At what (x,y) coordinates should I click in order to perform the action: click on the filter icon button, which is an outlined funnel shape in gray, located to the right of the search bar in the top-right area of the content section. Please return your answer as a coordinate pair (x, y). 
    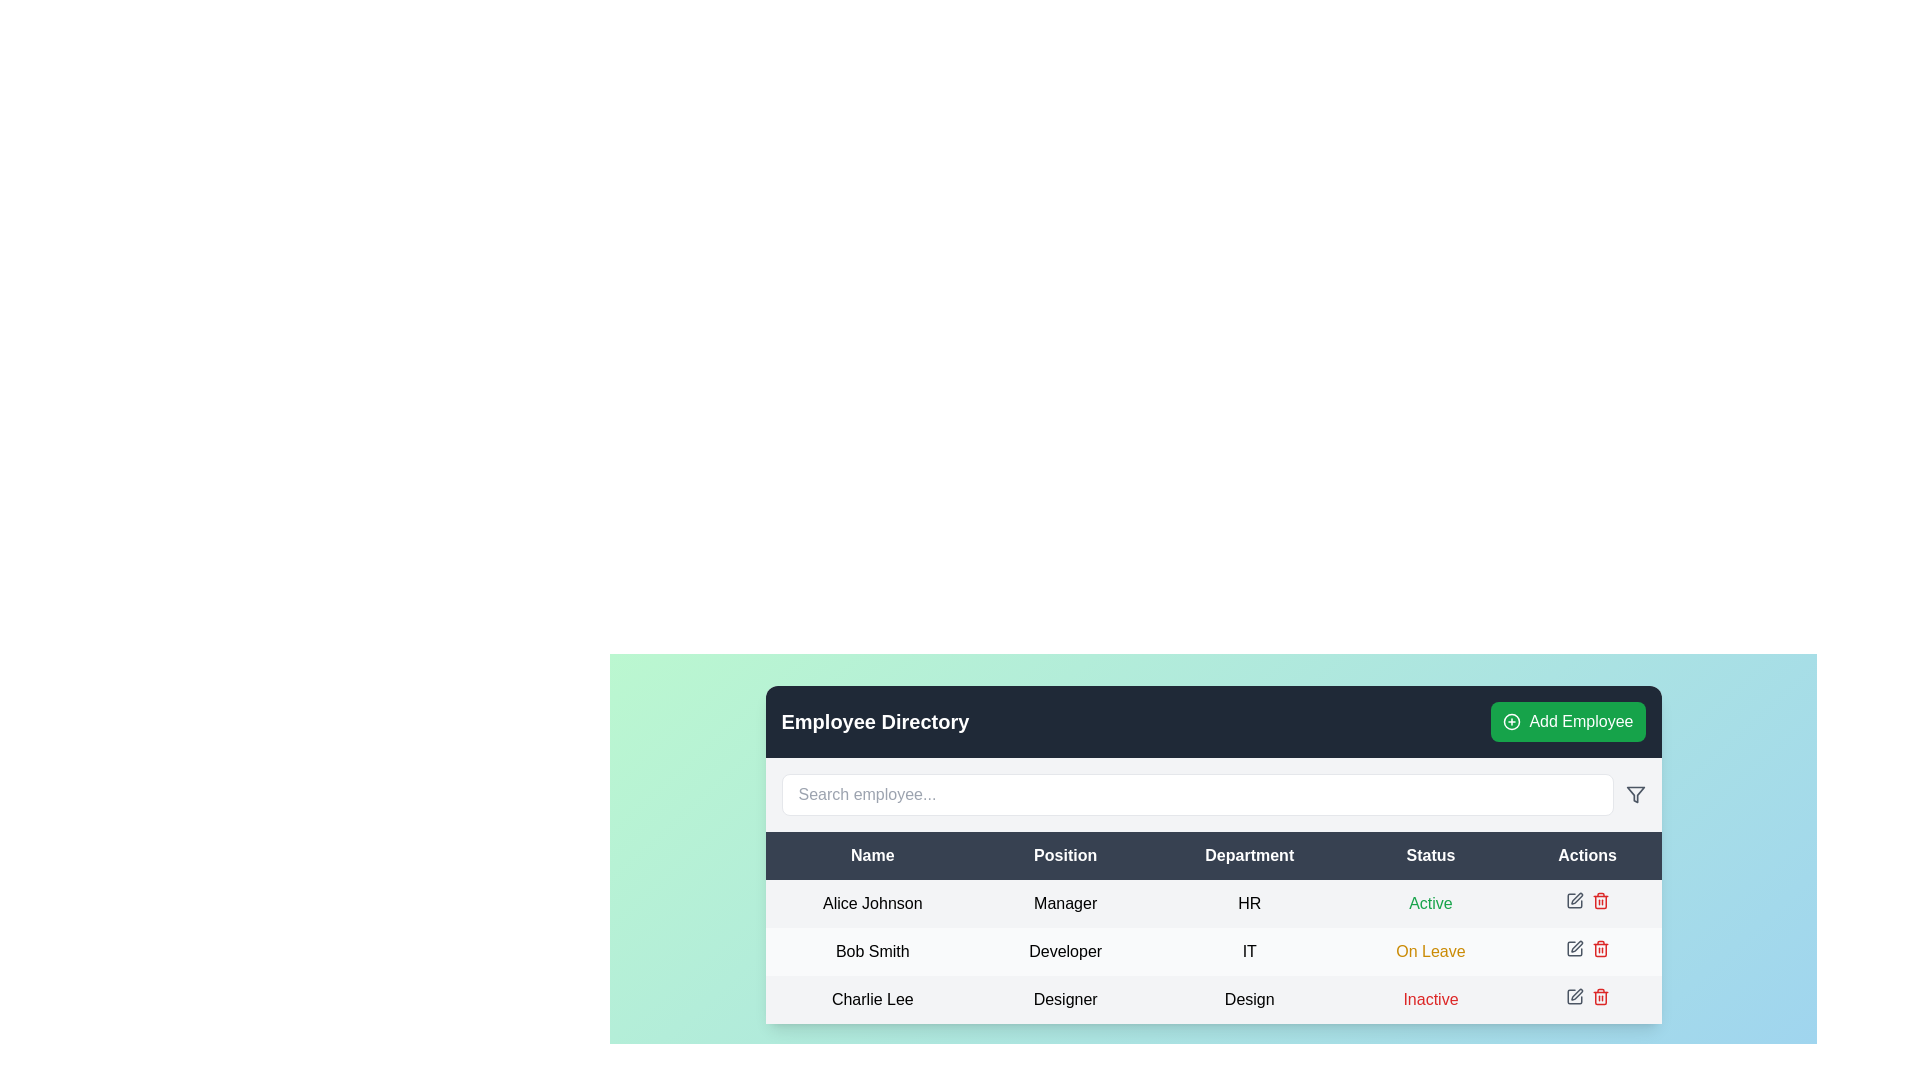
    Looking at the image, I should click on (1635, 793).